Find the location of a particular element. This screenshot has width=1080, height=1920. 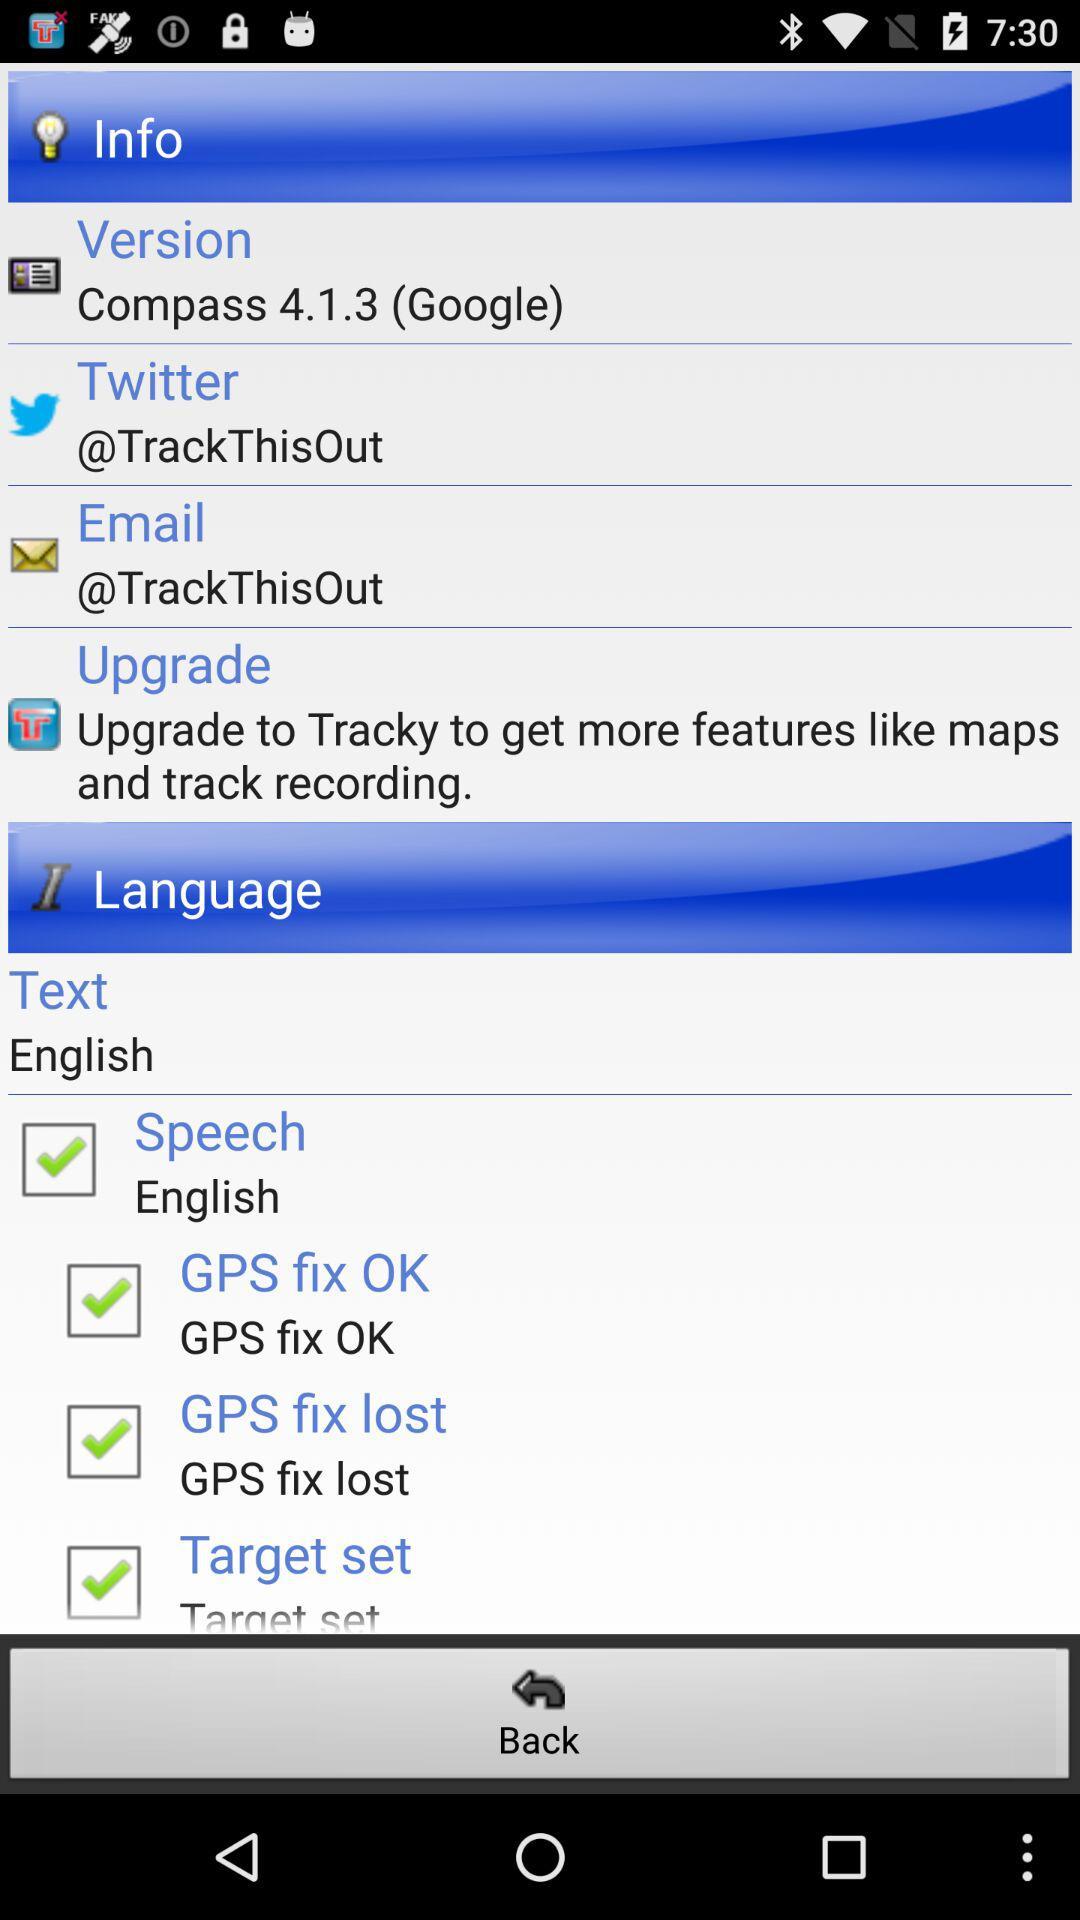

gps fix lost option on or off is located at coordinates (103, 1440).